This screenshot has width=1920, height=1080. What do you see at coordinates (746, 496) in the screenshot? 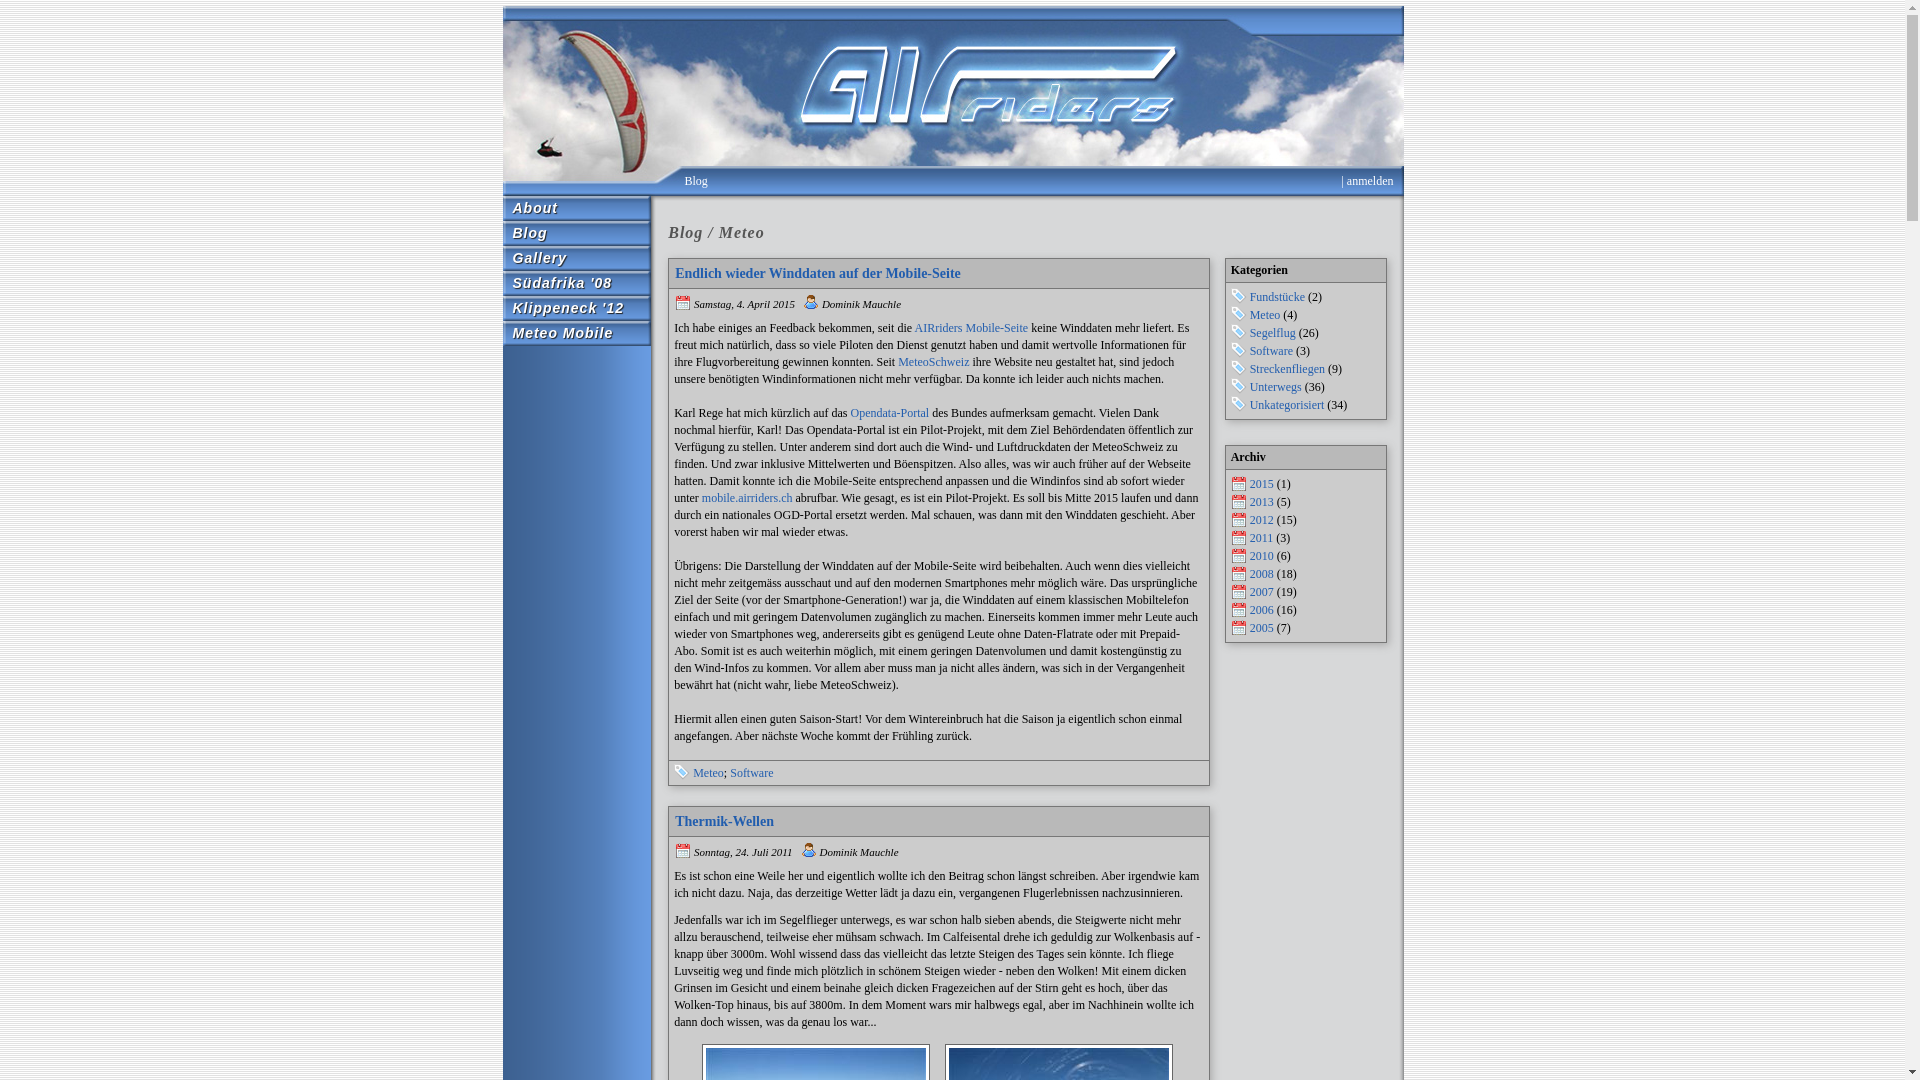
I see `'mobile.airriders.ch'` at bounding box center [746, 496].